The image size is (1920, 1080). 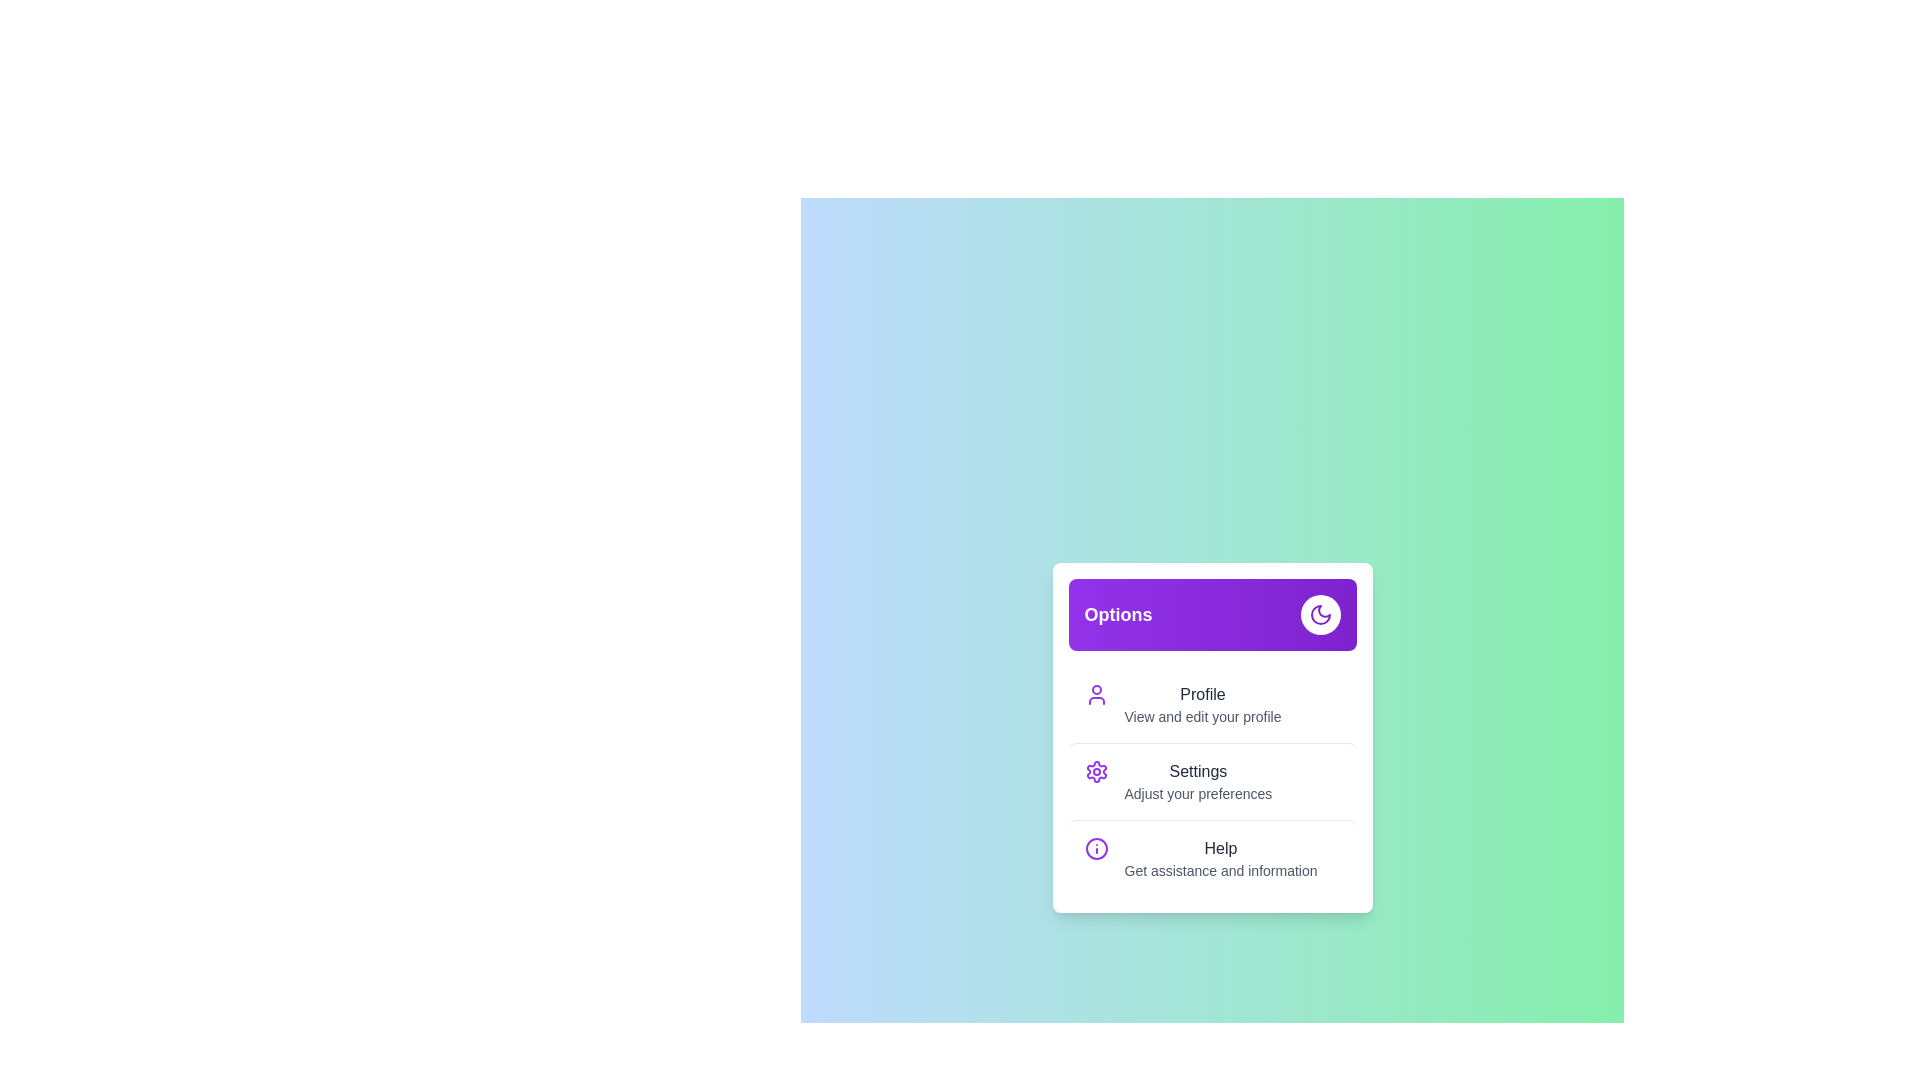 I want to click on the icon for Settings in the menu, so click(x=1095, y=770).